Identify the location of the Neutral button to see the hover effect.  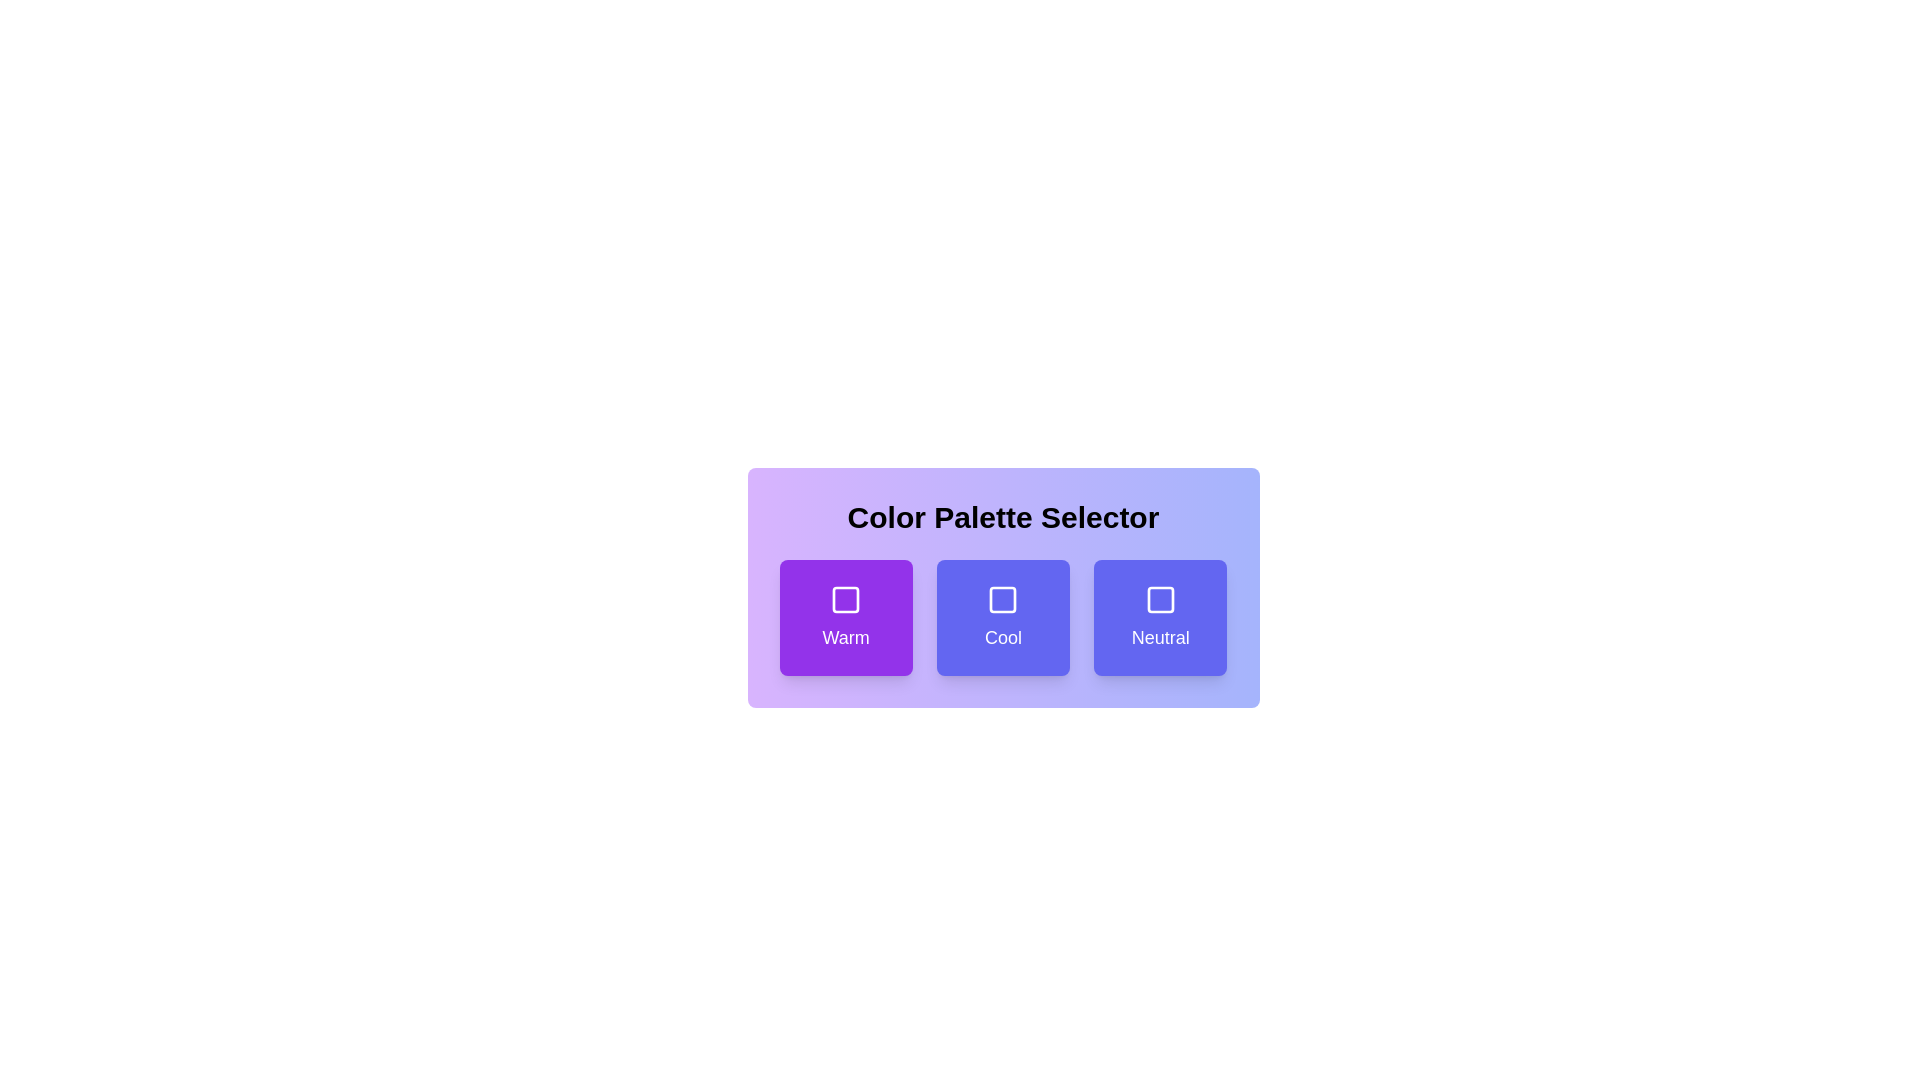
(1160, 616).